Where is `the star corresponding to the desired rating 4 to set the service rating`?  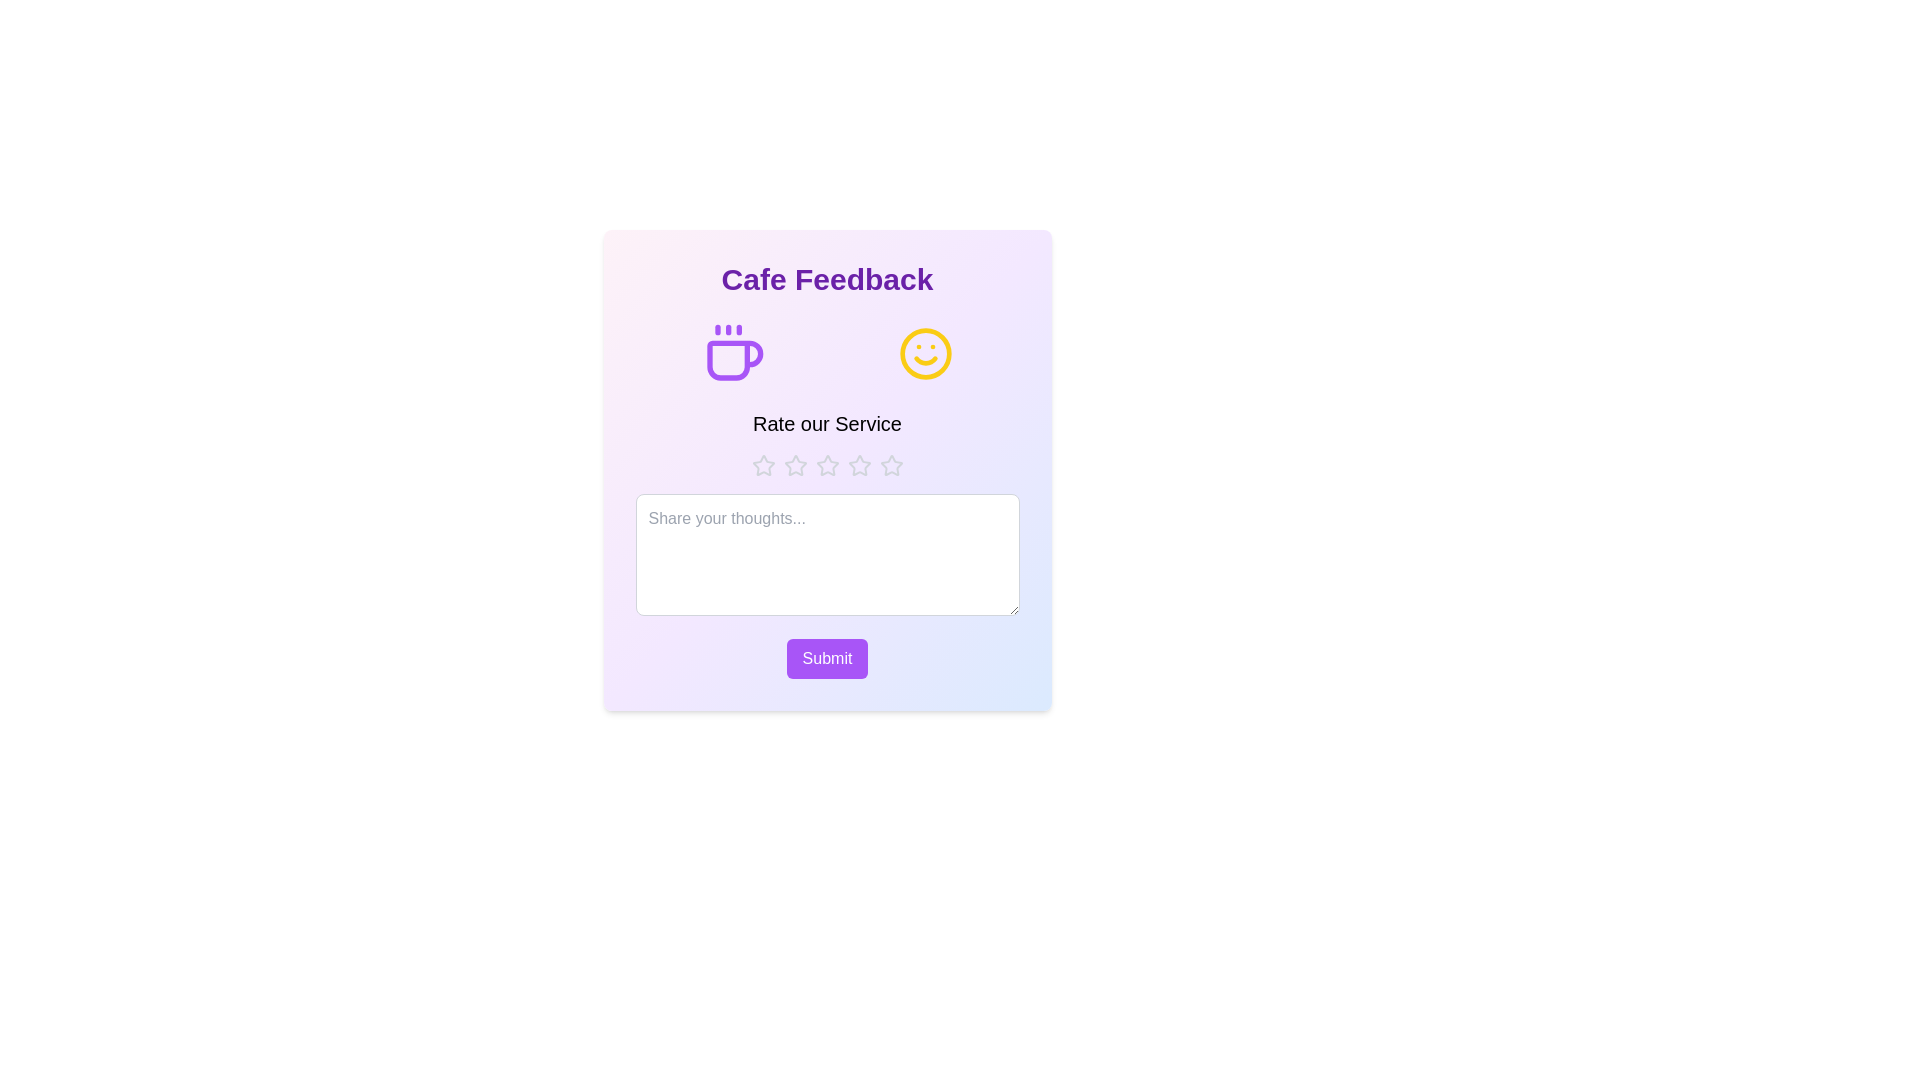
the star corresponding to the desired rating 4 to set the service rating is located at coordinates (859, 466).